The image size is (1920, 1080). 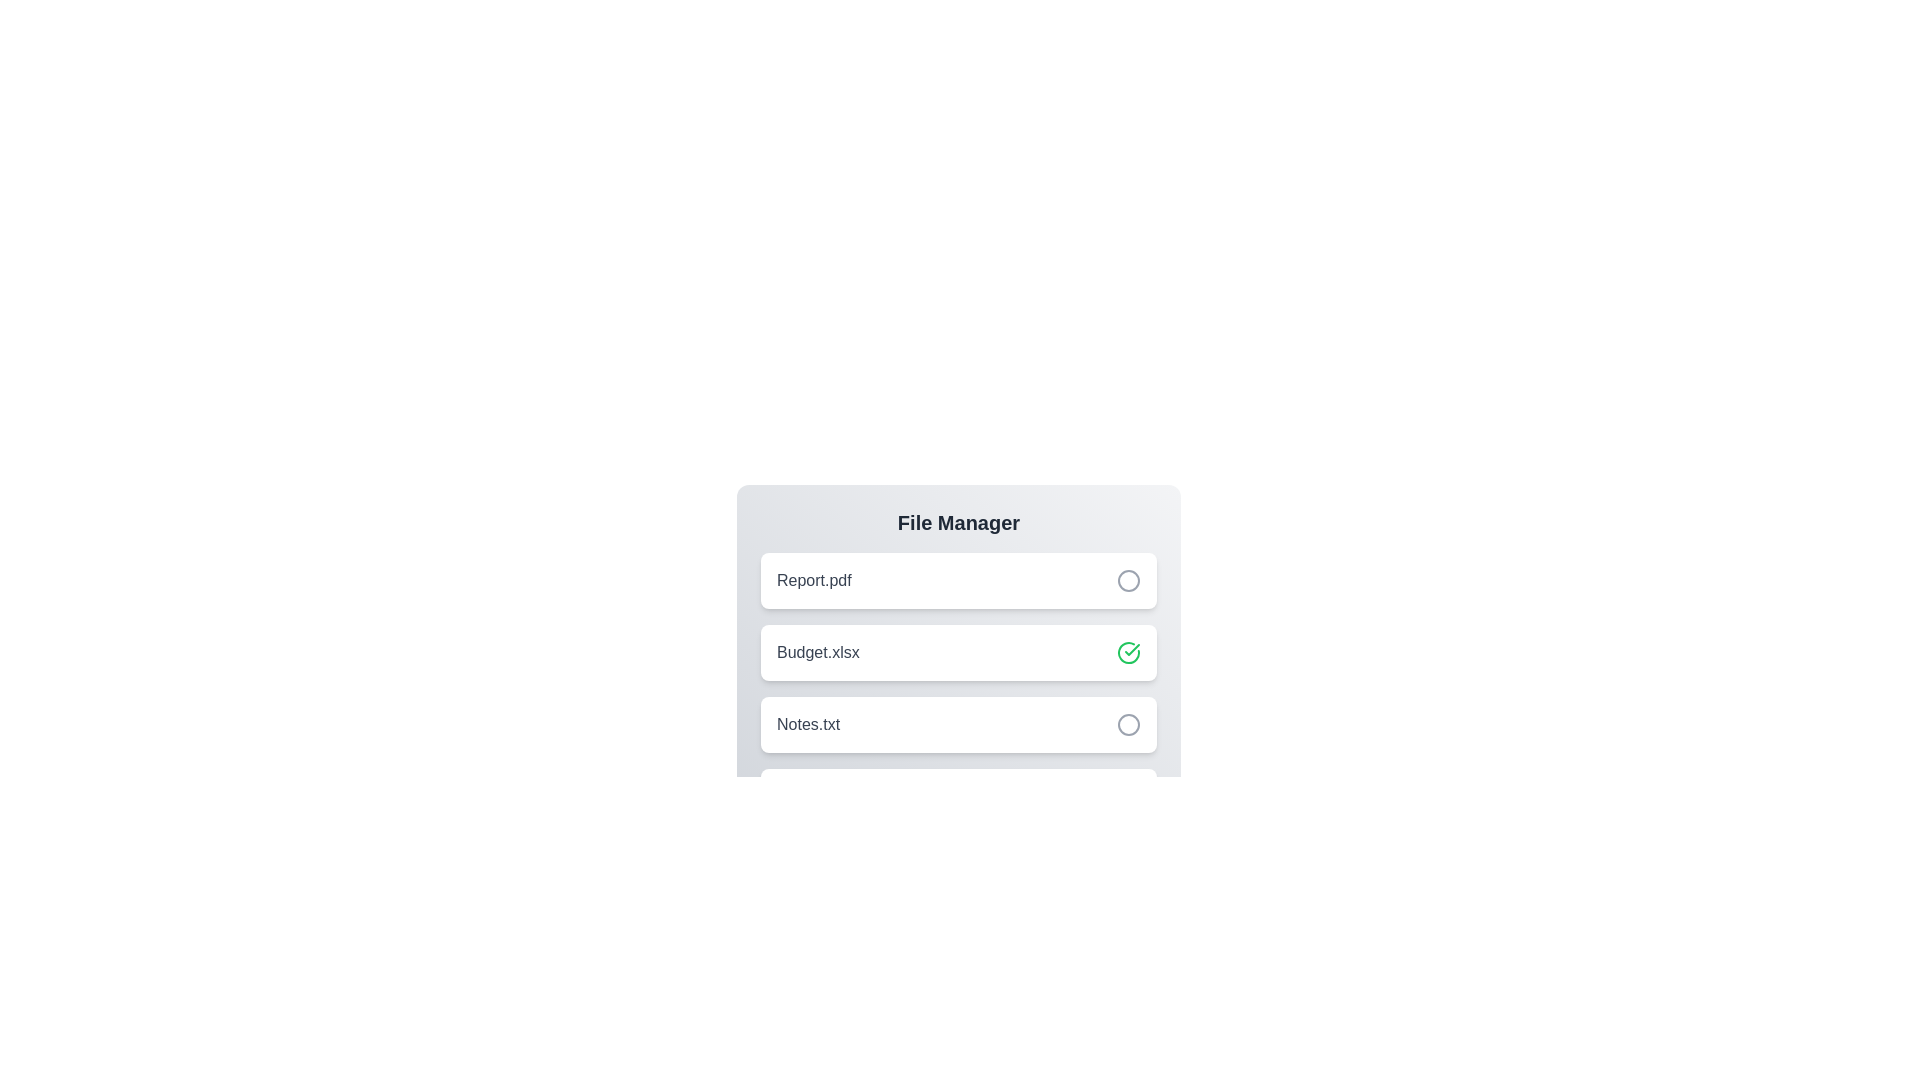 I want to click on the file item Report.pdf by clicking its associated button, so click(x=1128, y=581).